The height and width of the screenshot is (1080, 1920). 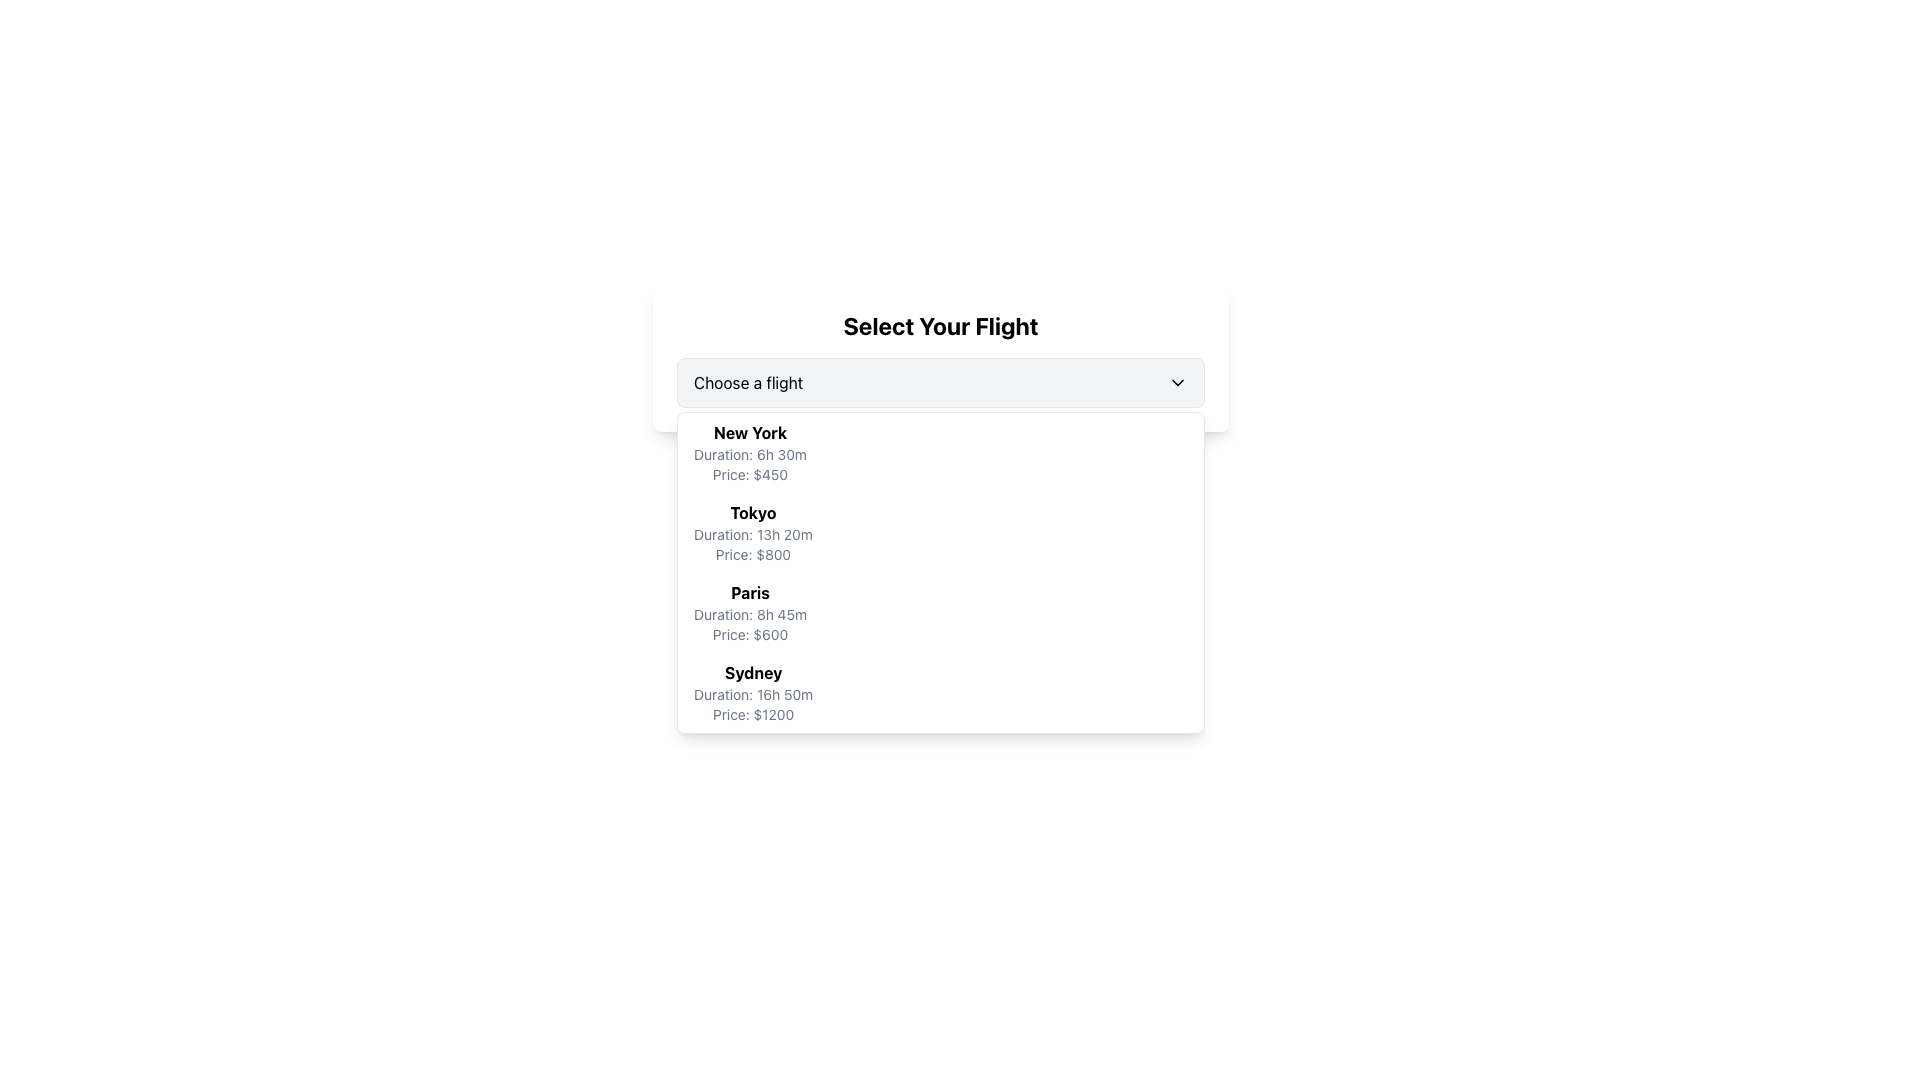 What do you see at coordinates (747, 382) in the screenshot?
I see `the text label indicating the current selection in the drop-down menu, which is centrally aligned and has a right-aligned chevron icon next to it` at bounding box center [747, 382].